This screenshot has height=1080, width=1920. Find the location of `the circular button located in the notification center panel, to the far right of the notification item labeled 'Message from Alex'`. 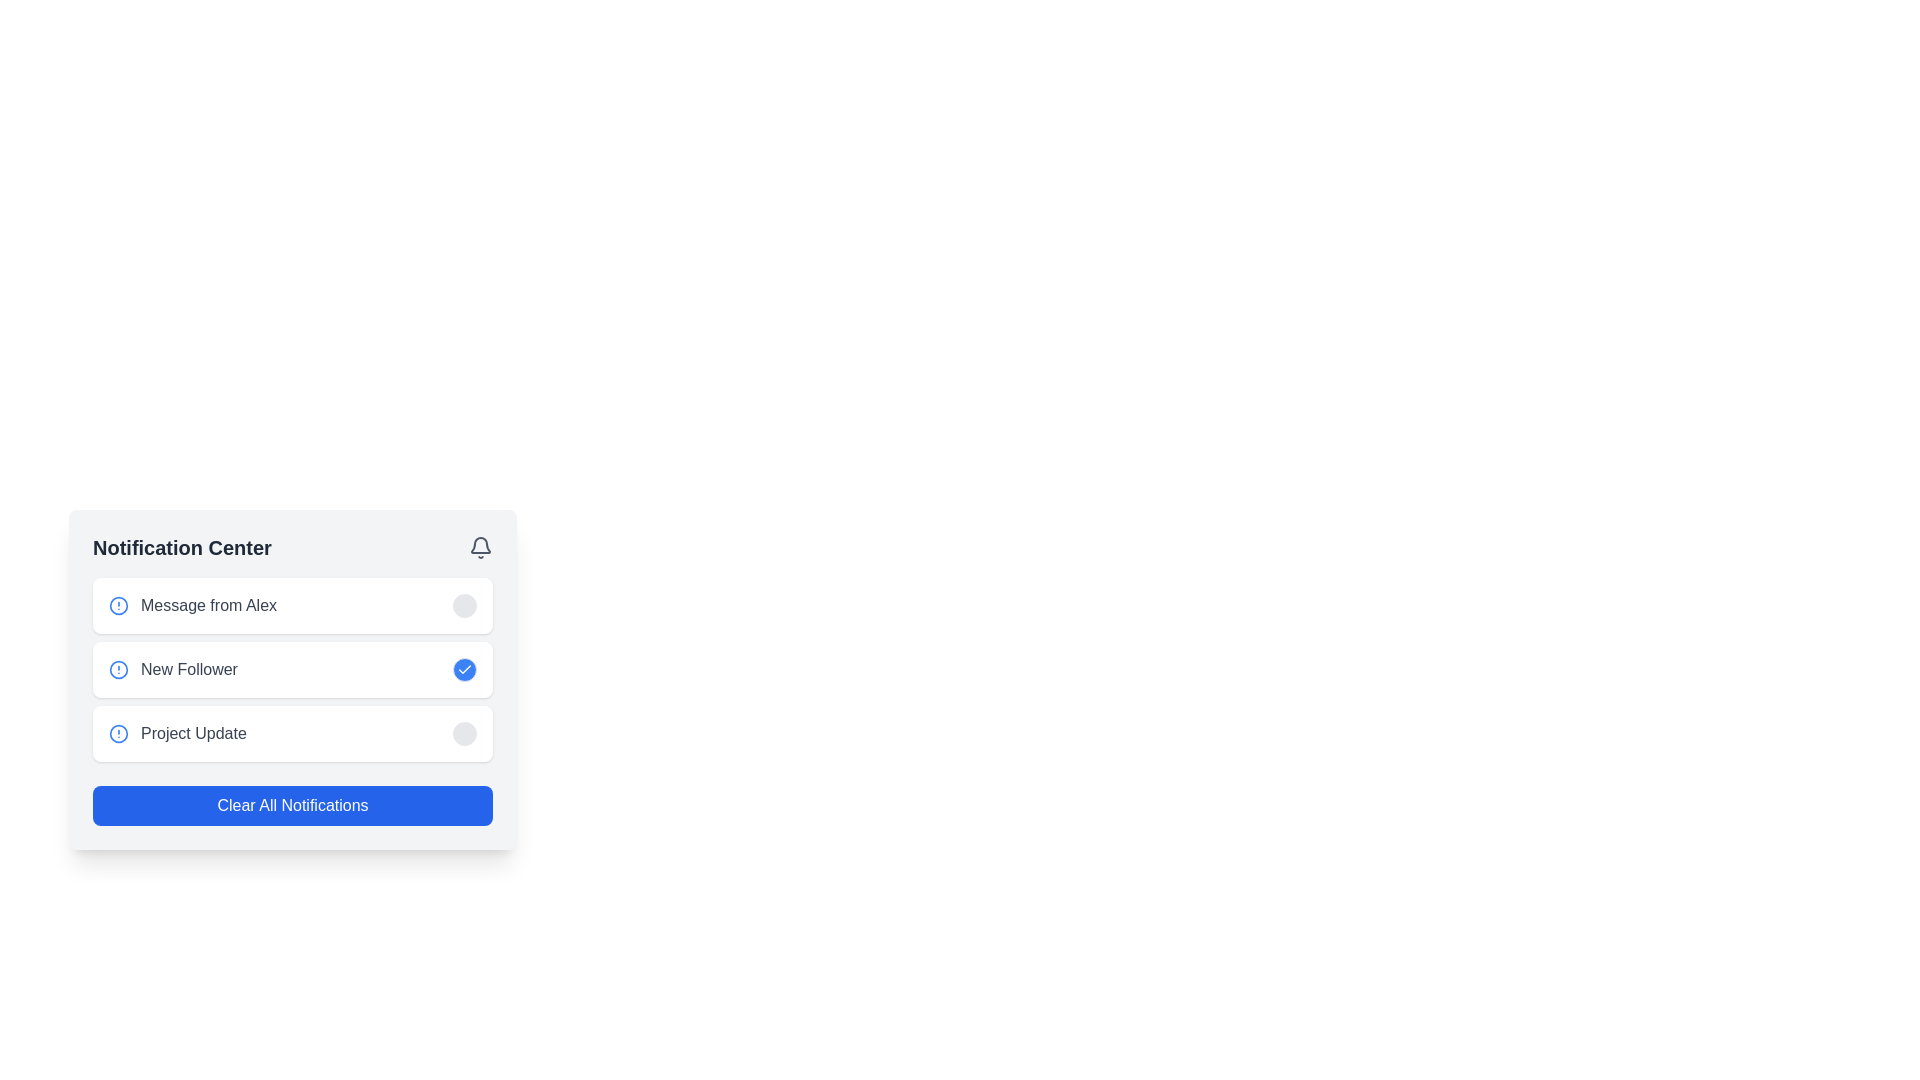

the circular button located in the notification center panel, to the far right of the notification item labeled 'Message from Alex' is located at coordinates (464, 604).